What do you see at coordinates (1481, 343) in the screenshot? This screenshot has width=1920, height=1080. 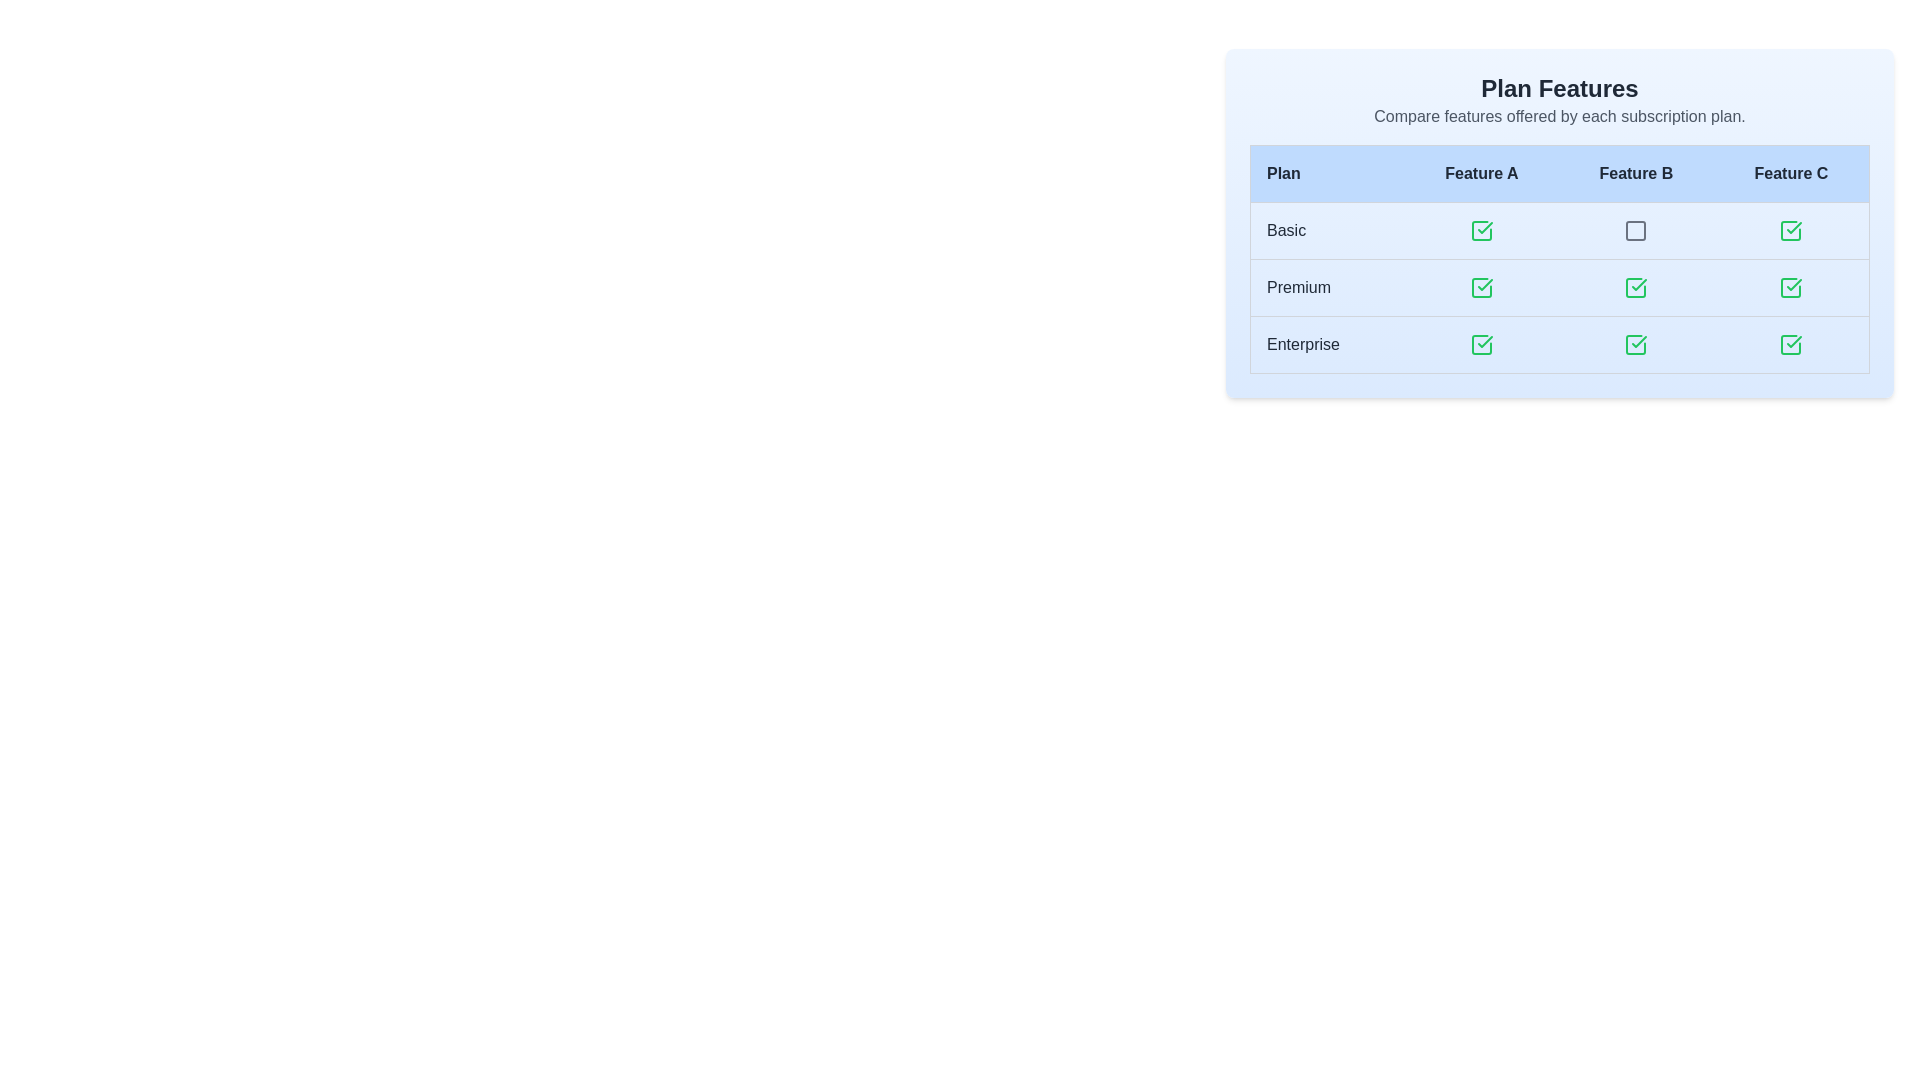 I see `the checkmark icon in the 'Feature A' column for the 'Enterprise' row, indicating availability of the feature for the Enterprise plan` at bounding box center [1481, 343].